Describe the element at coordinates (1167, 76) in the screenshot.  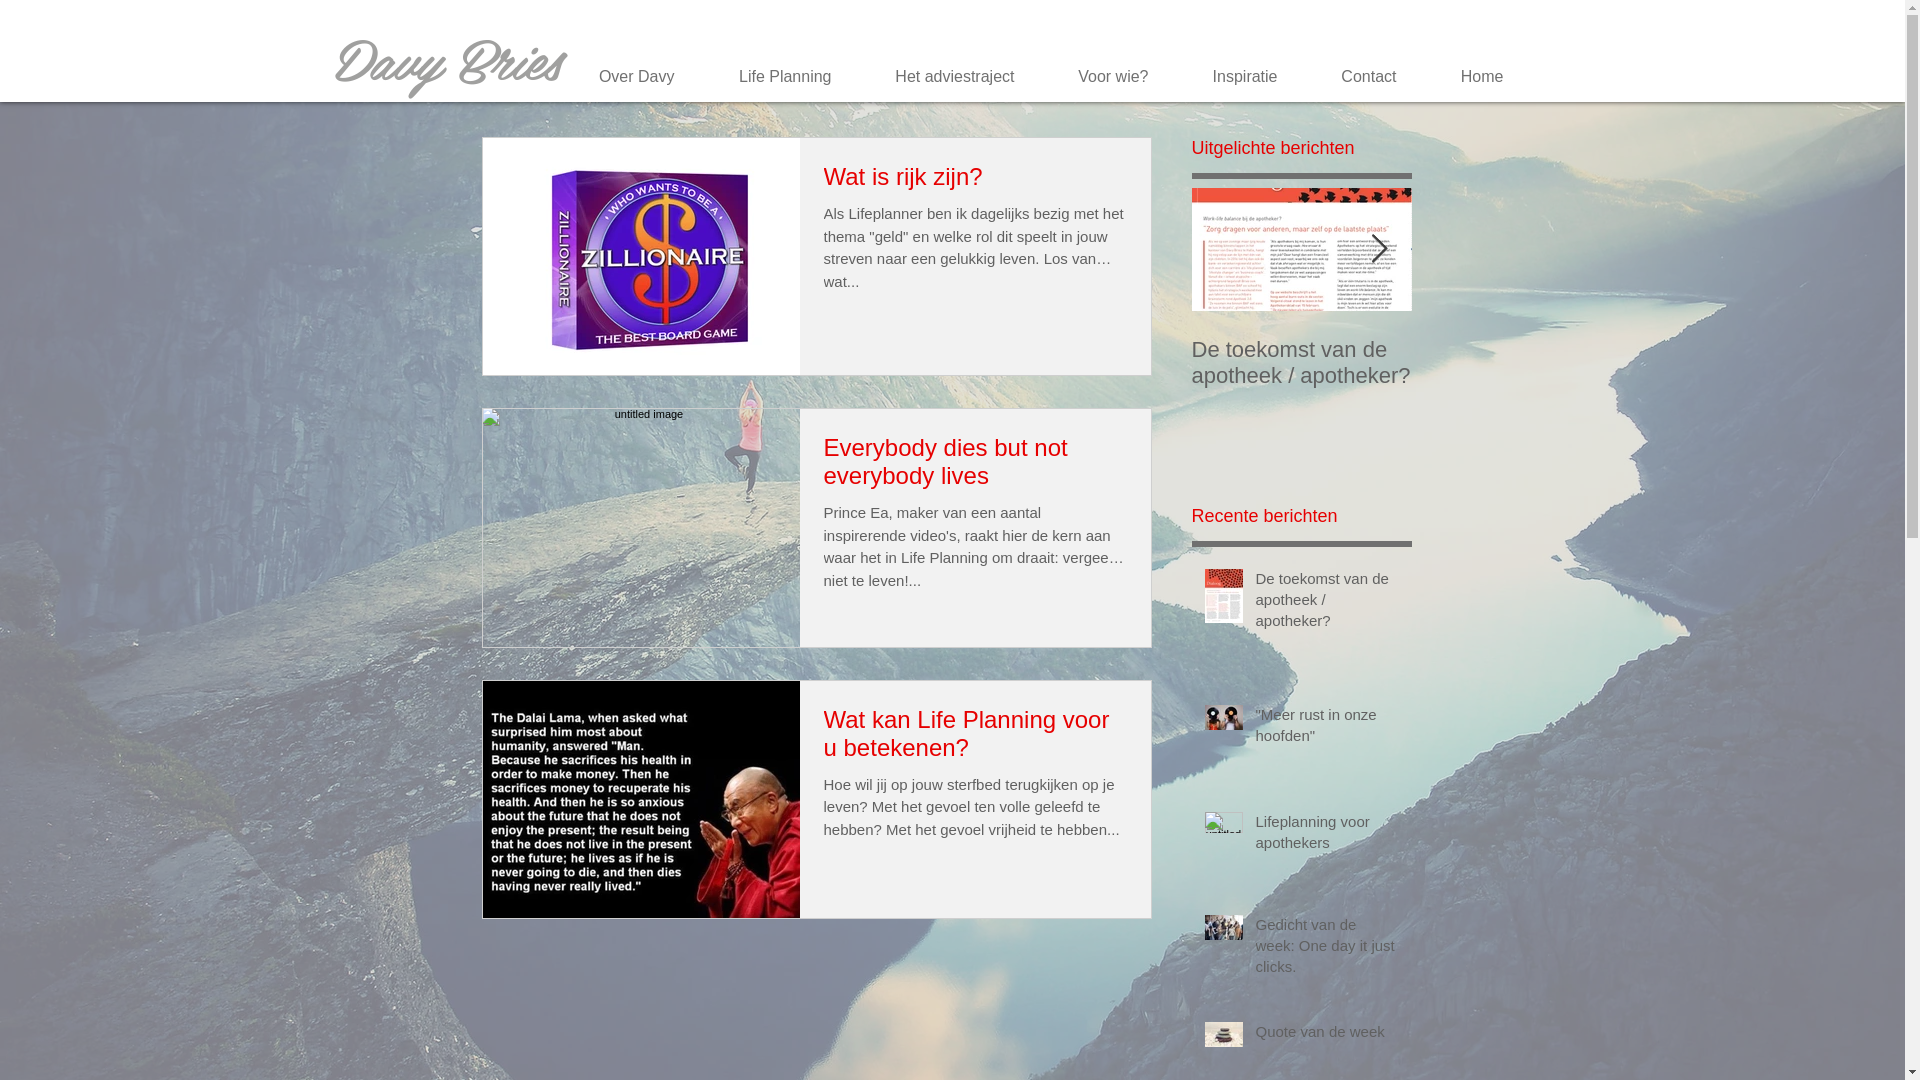
I see `'Inspiratie'` at that location.